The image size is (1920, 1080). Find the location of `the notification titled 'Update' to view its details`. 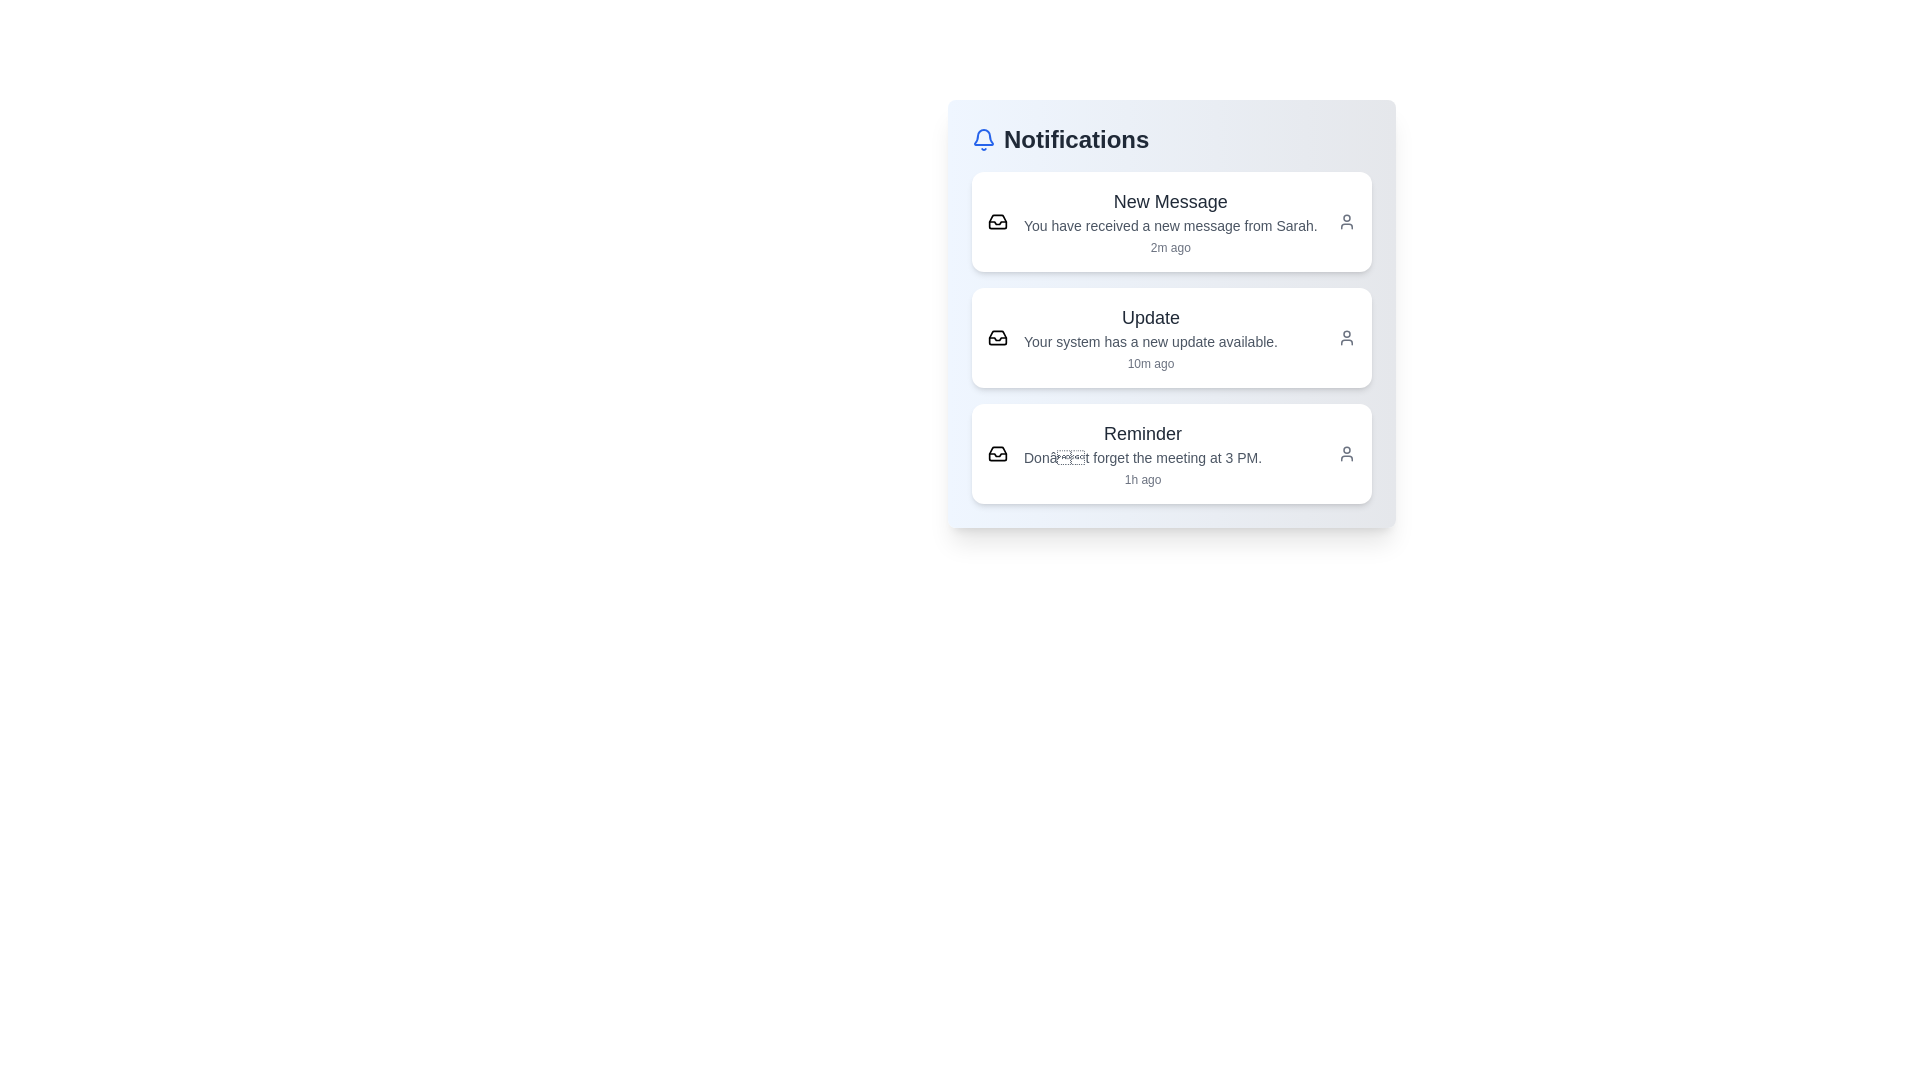

the notification titled 'Update' to view its details is located at coordinates (1171, 337).